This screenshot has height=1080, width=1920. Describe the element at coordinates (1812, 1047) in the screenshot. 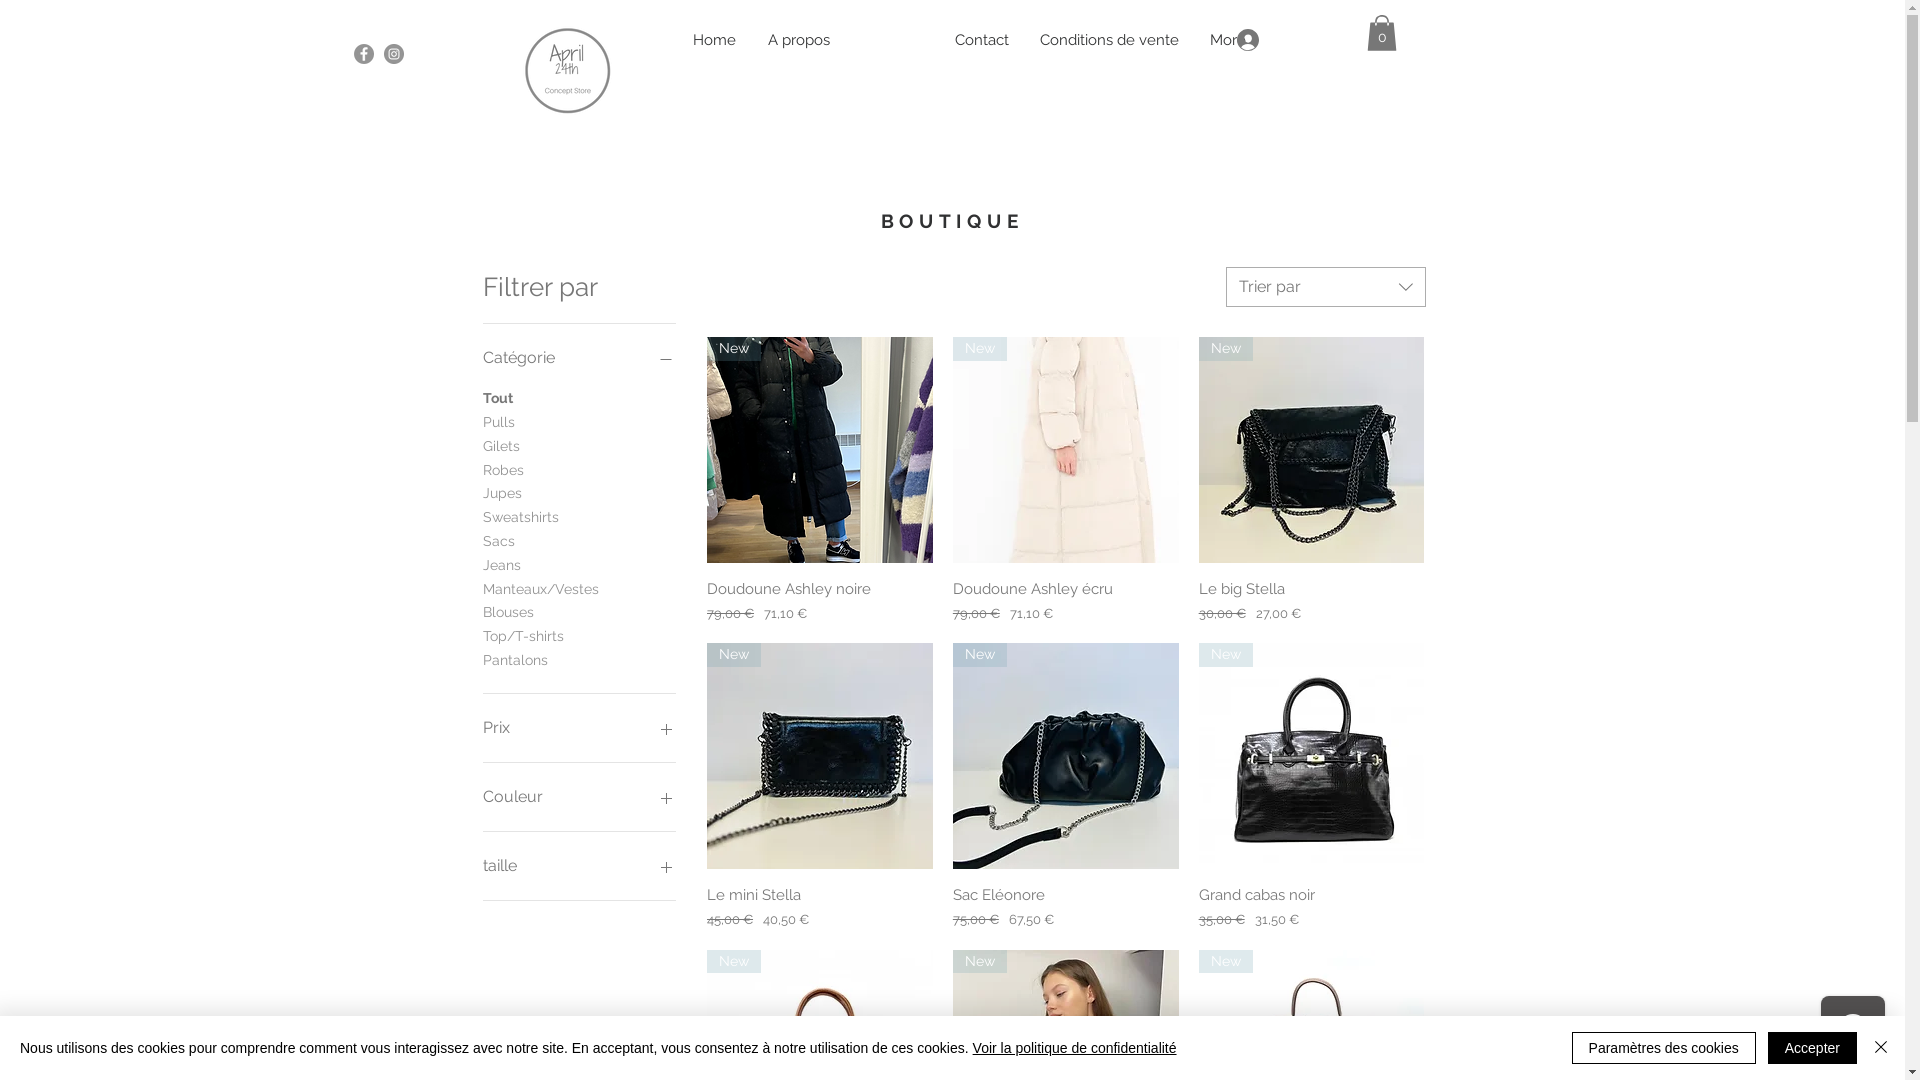

I see `'Accepter'` at that location.